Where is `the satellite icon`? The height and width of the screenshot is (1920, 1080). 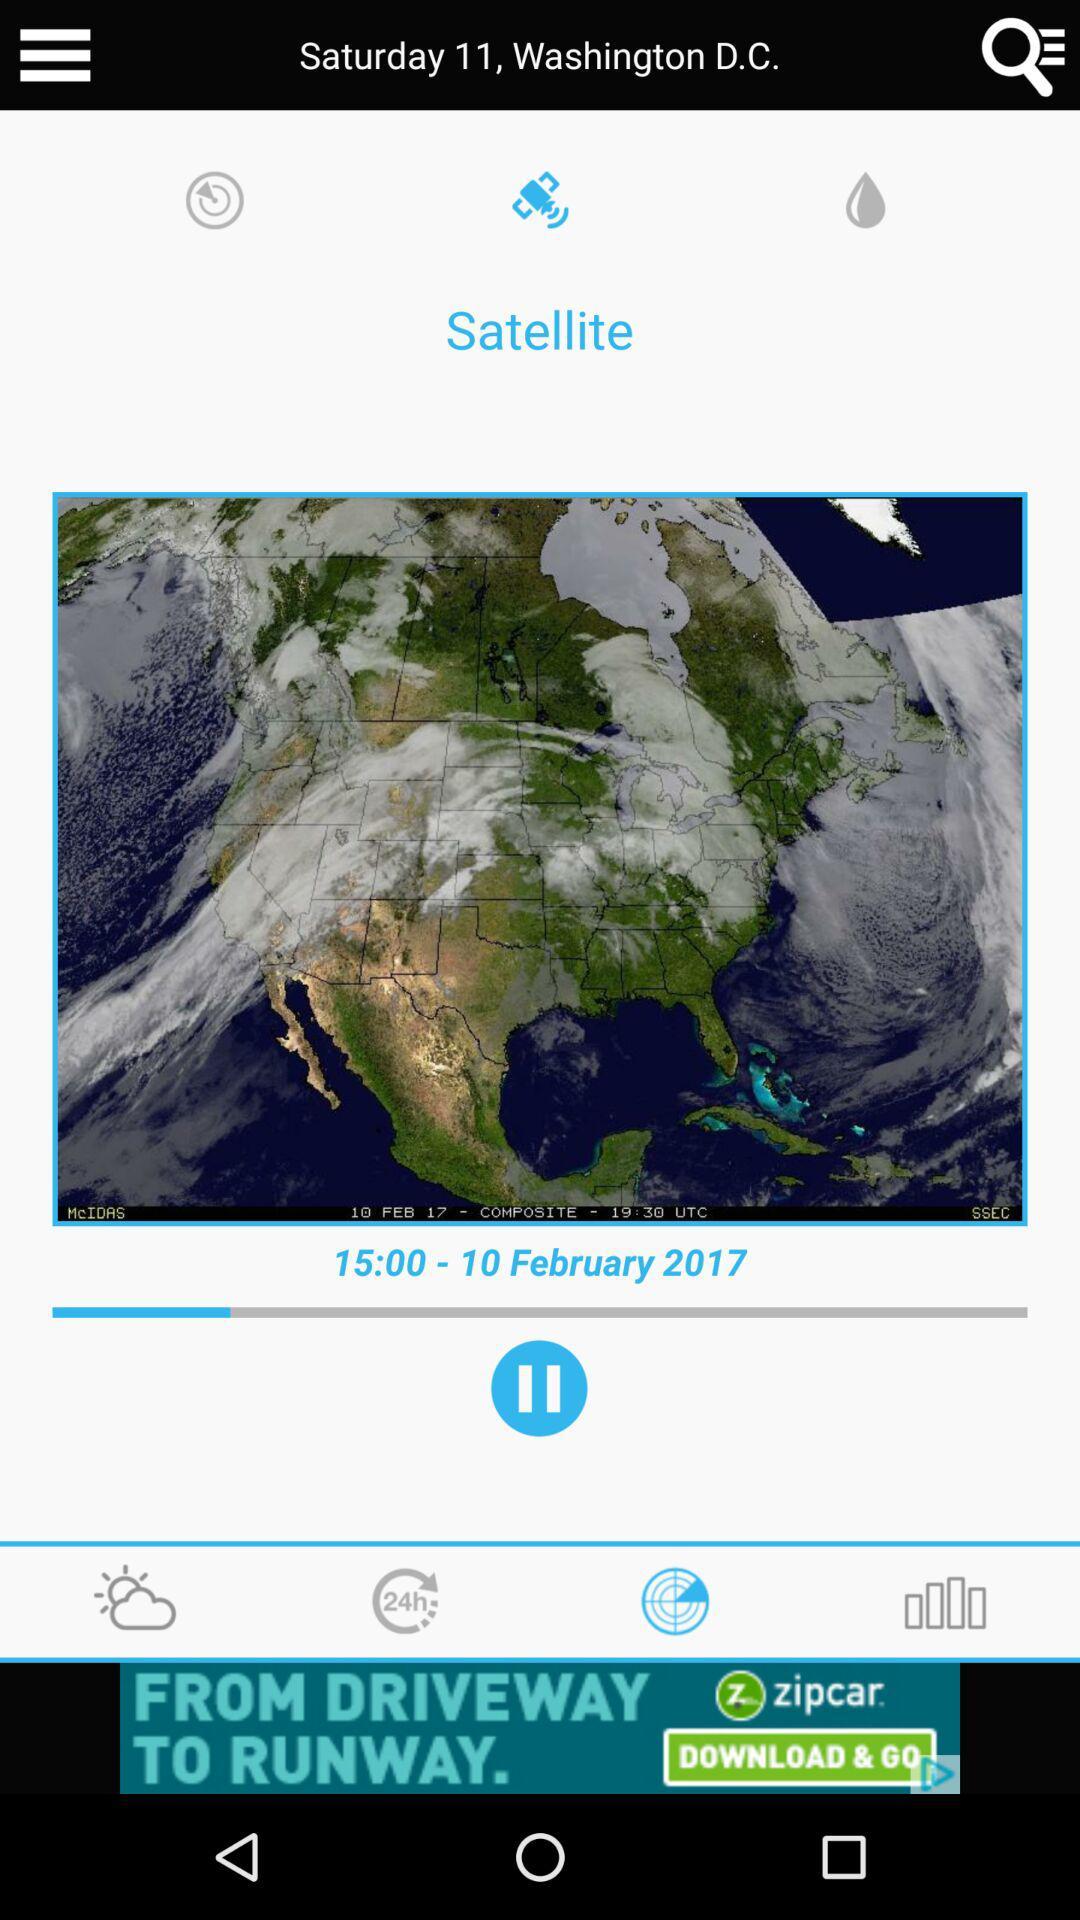 the satellite icon is located at coordinates (540, 202).